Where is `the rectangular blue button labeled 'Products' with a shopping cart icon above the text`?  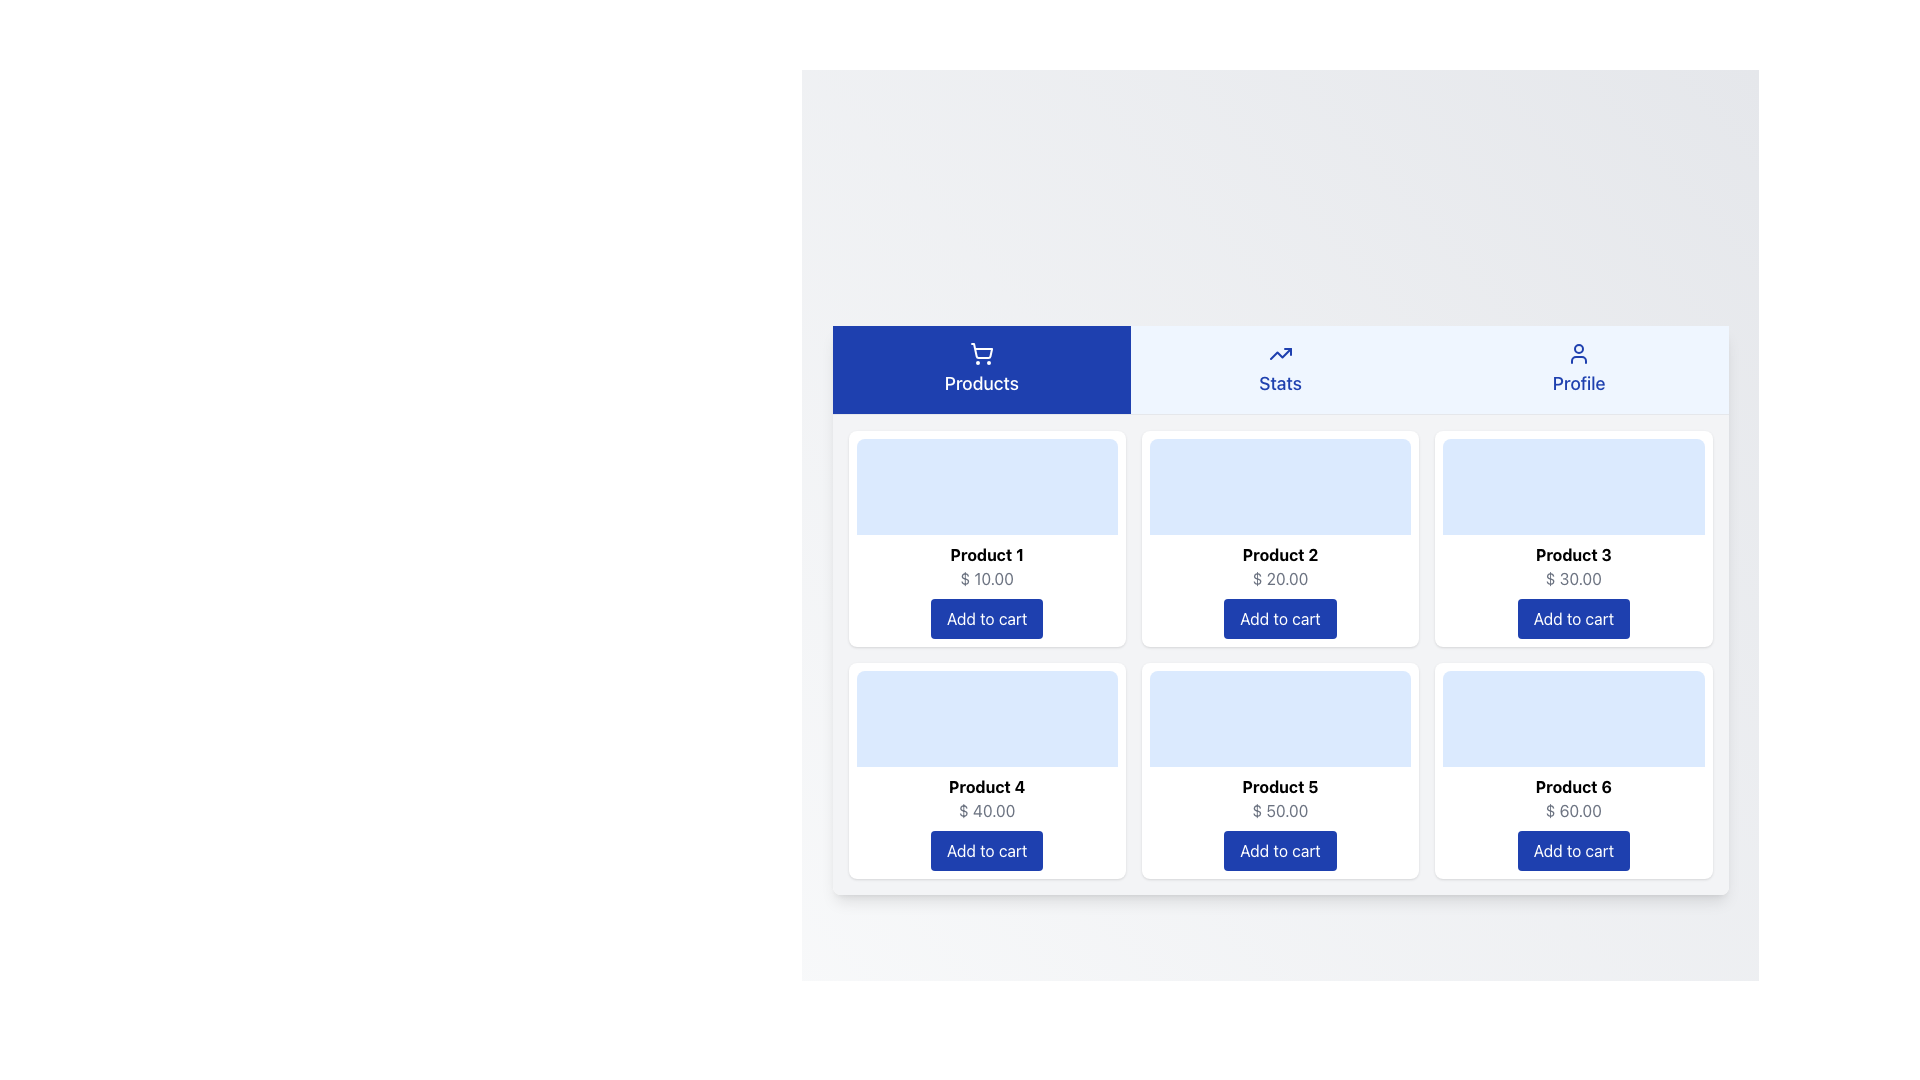
the rectangular blue button labeled 'Products' with a shopping cart icon above the text is located at coordinates (981, 369).